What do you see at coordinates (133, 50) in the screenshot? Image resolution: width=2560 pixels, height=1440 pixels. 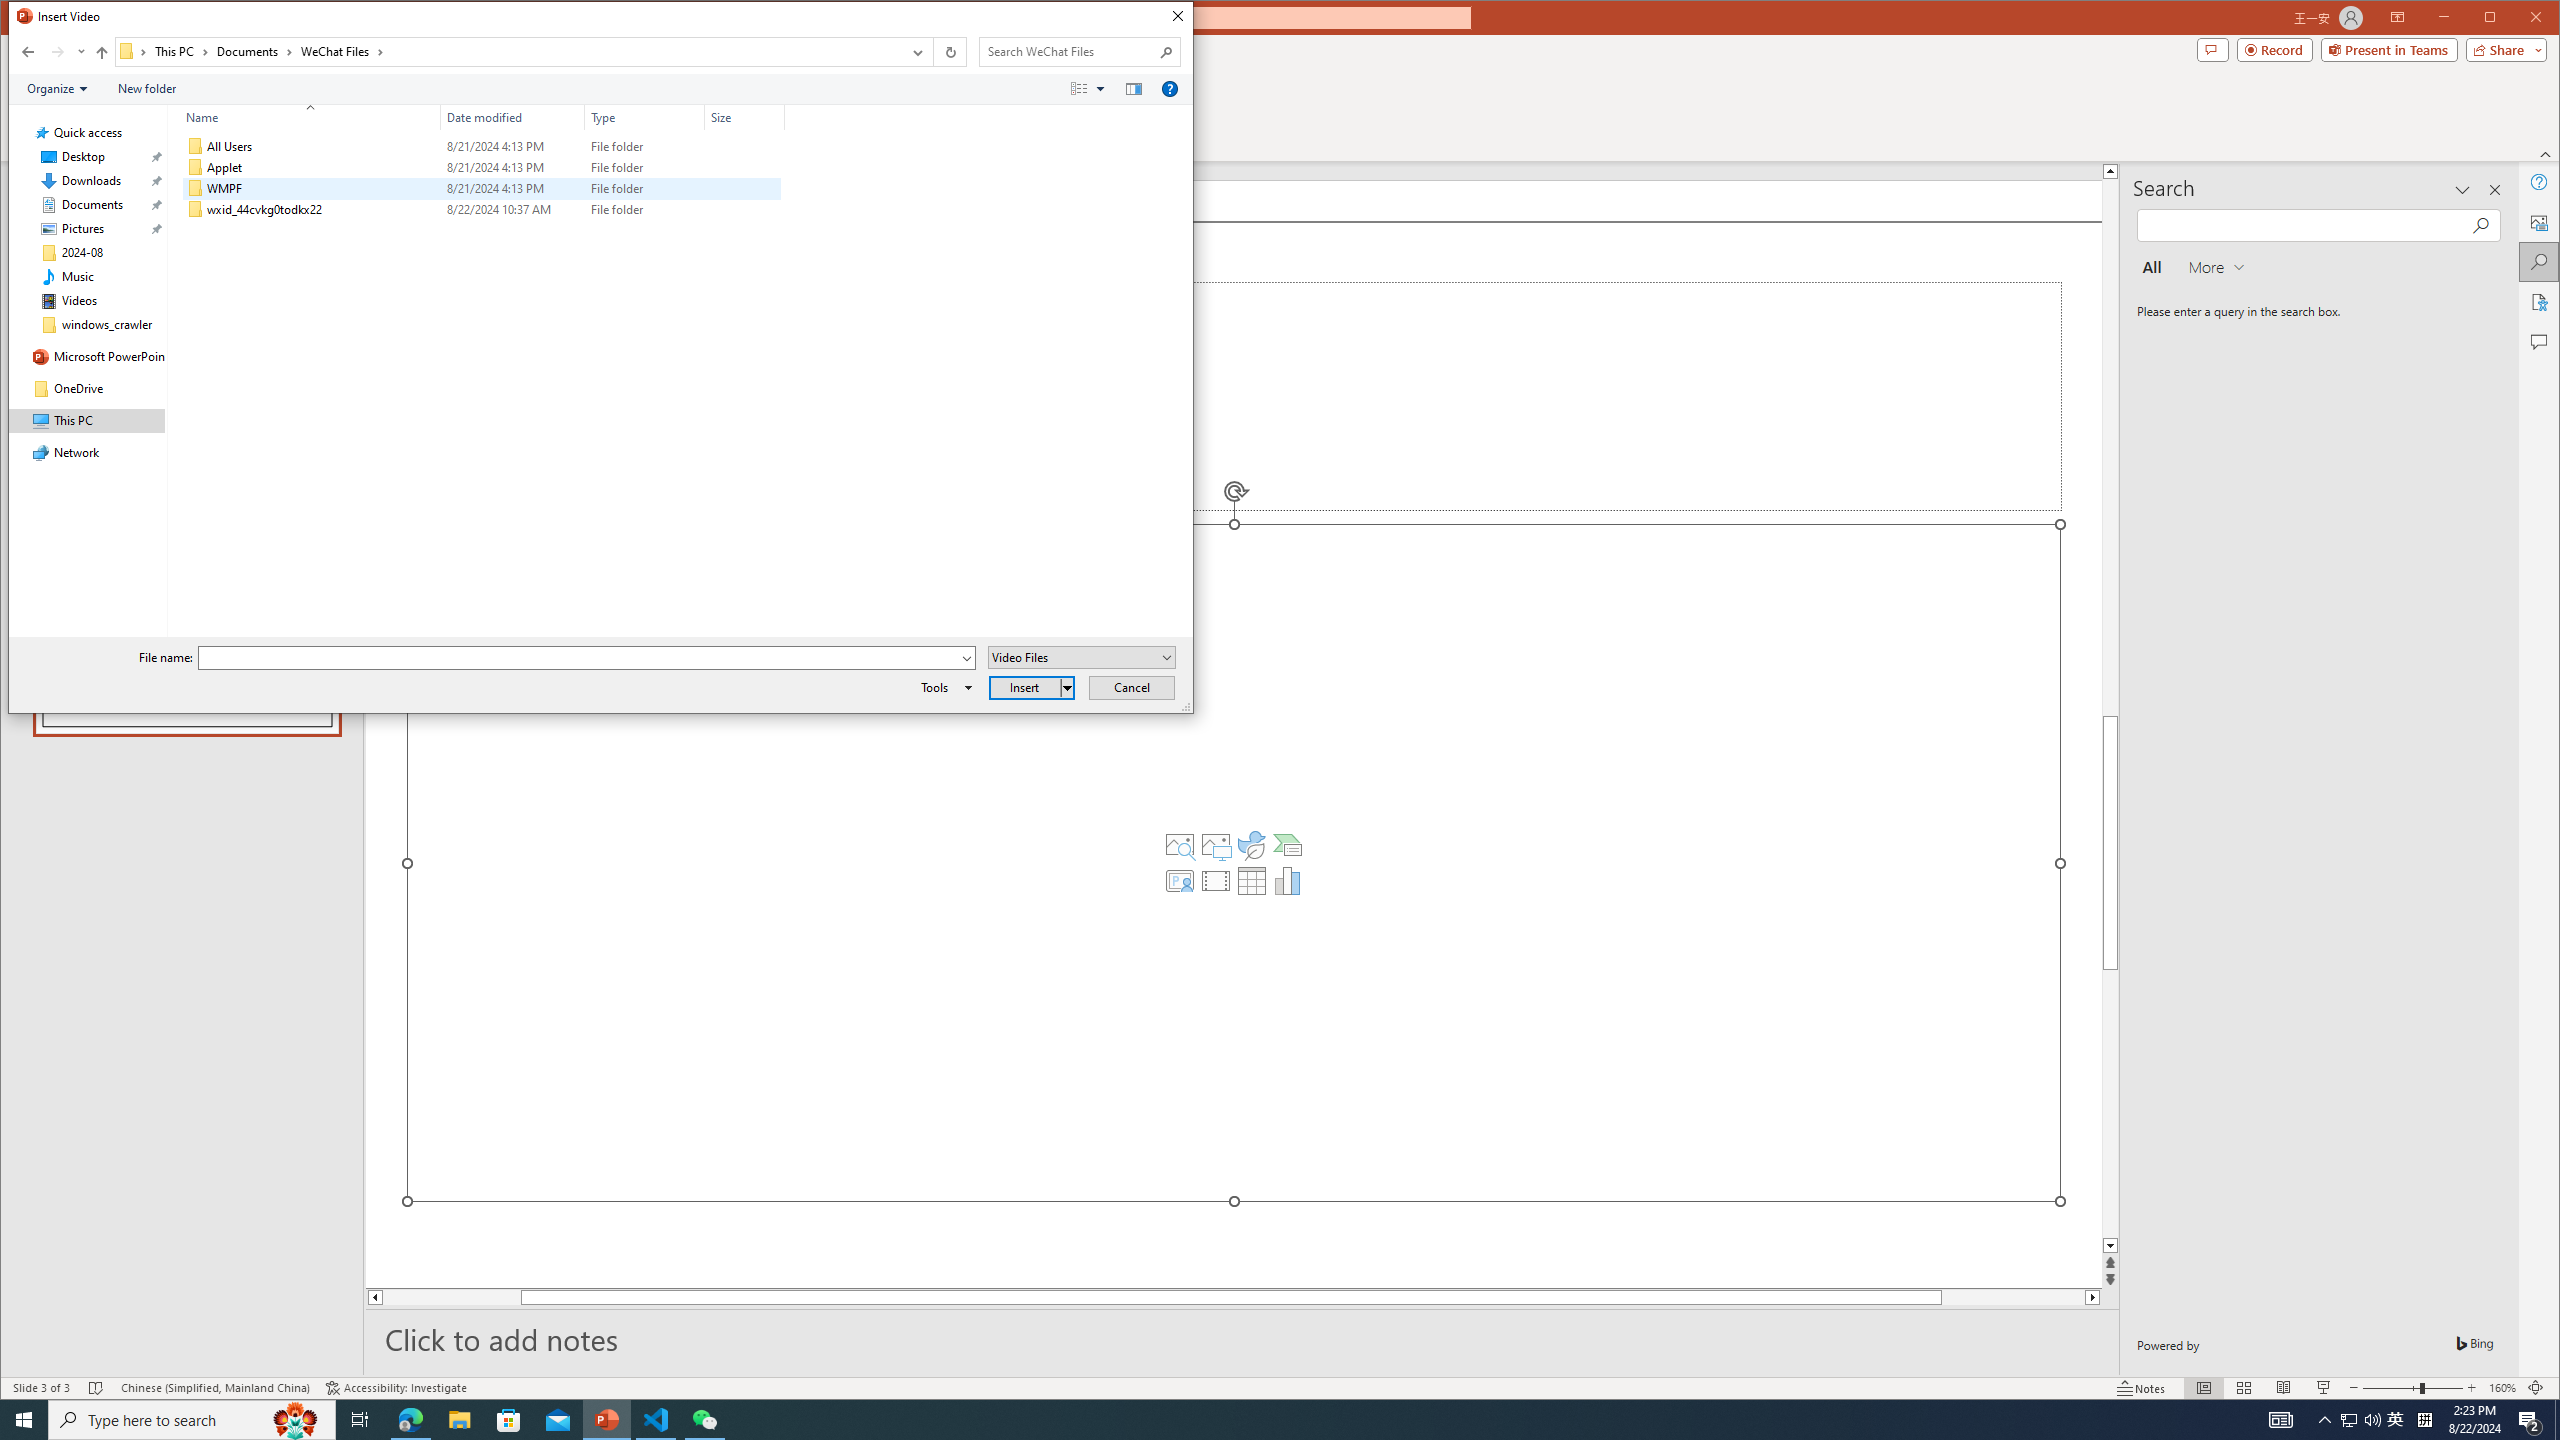 I see `'All locations'` at bounding box center [133, 50].